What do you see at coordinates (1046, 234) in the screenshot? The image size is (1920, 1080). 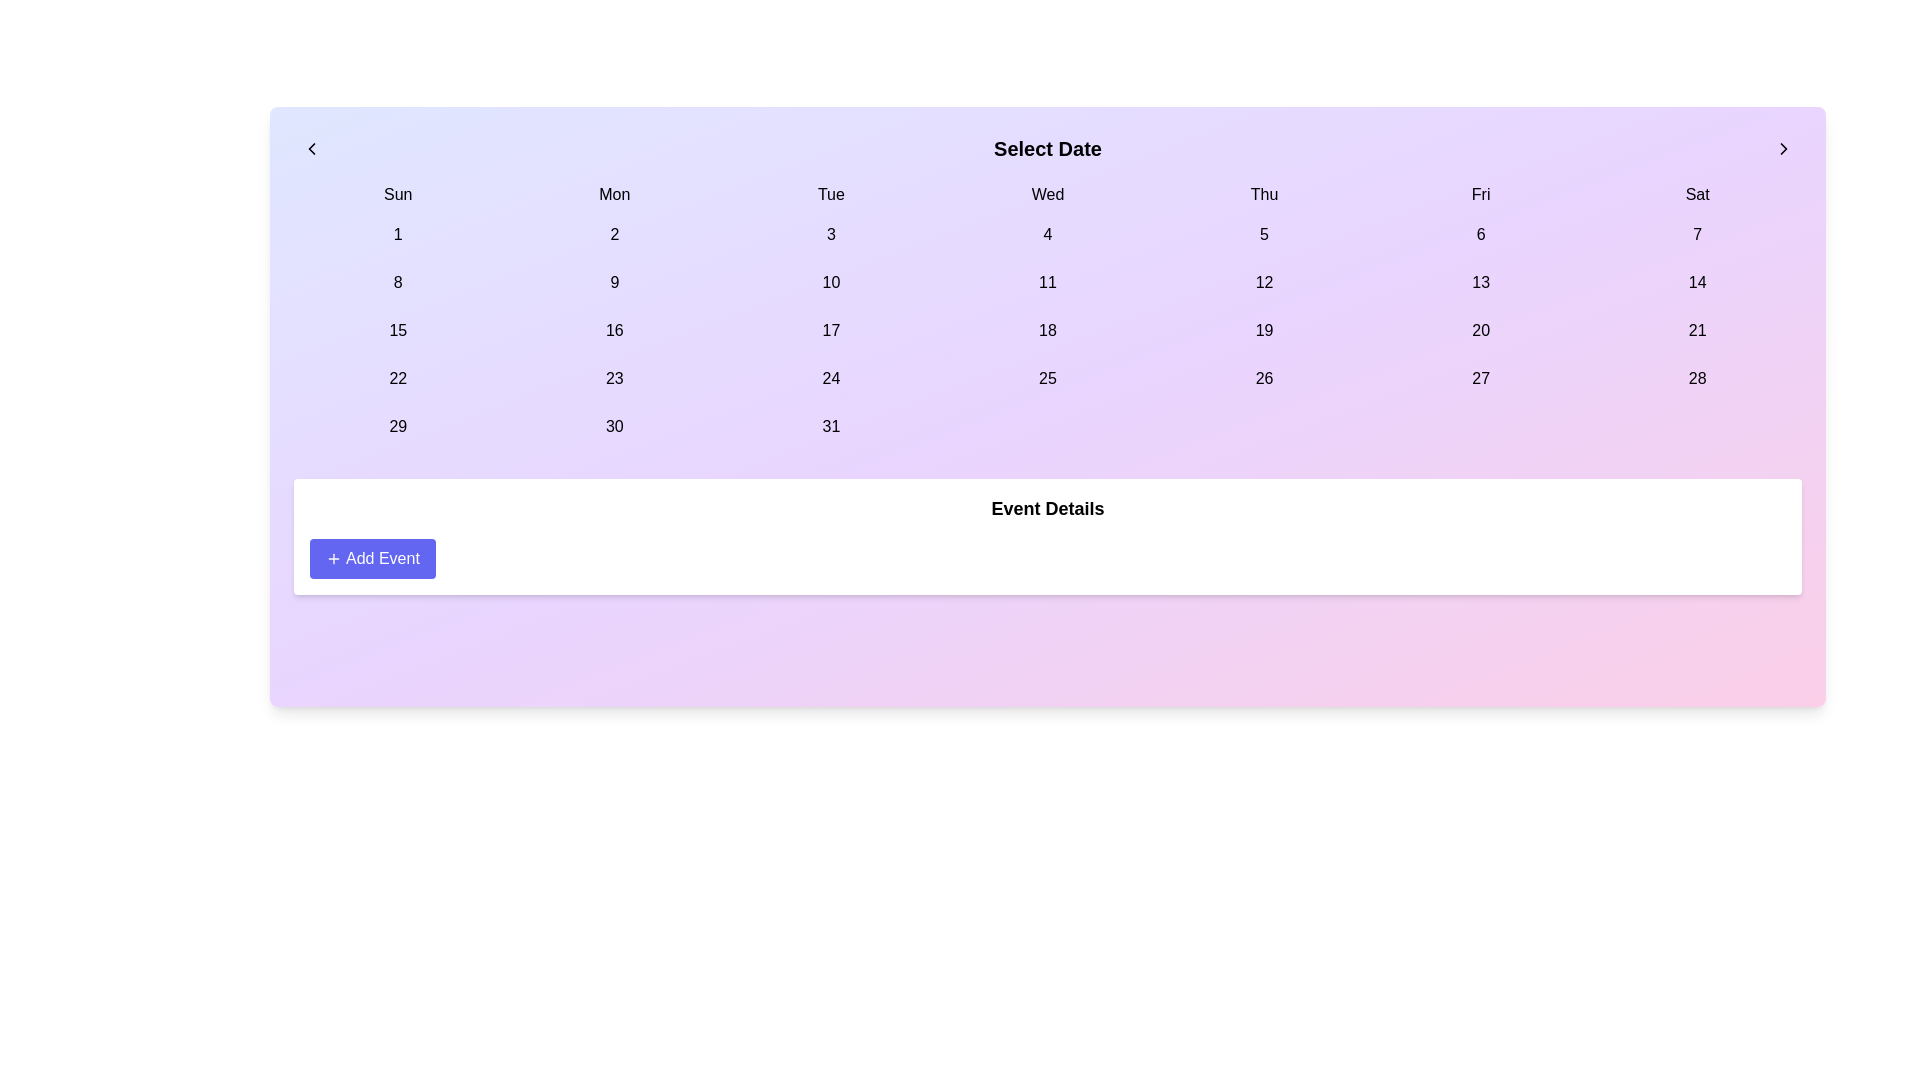 I see `the calendar button representing the date '4', located in the first row and fourth column for Wednesday` at bounding box center [1046, 234].